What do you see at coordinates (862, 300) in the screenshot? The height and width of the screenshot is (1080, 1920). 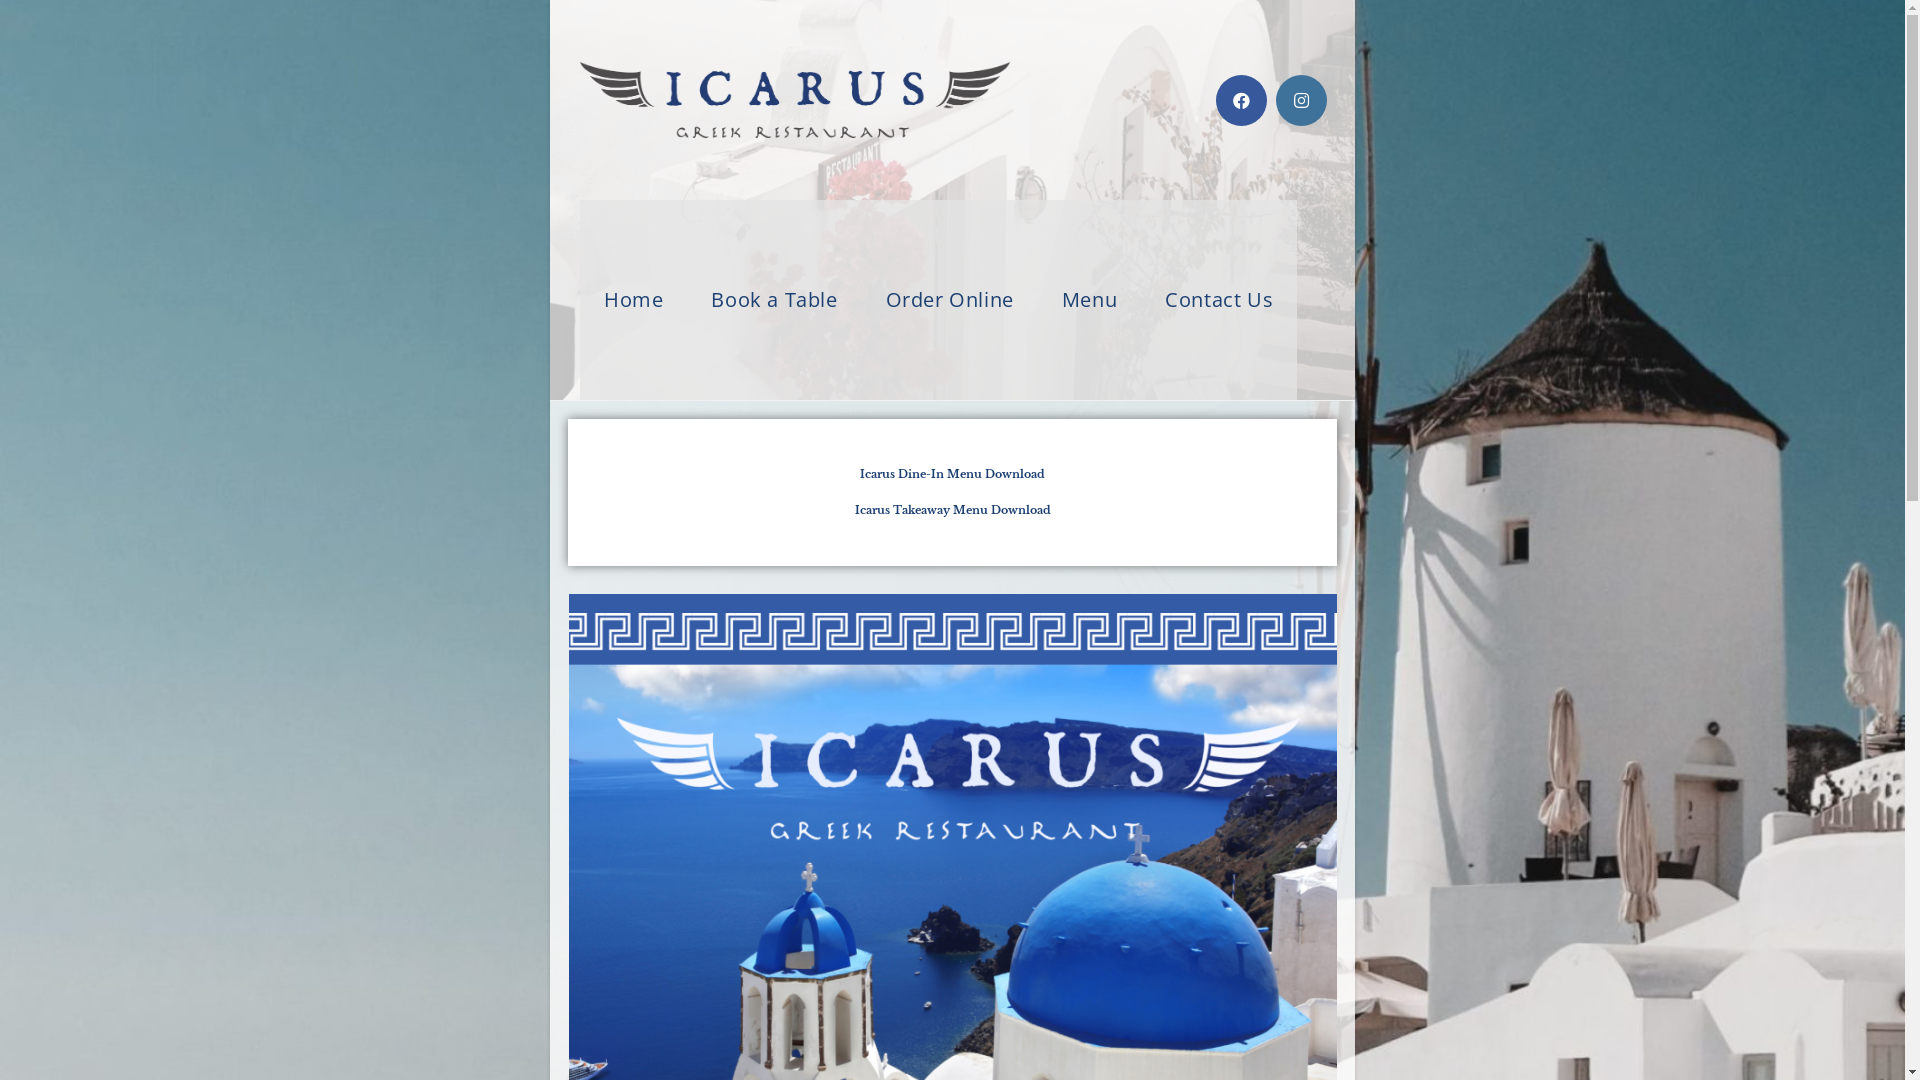 I see `'Order Online'` at bounding box center [862, 300].